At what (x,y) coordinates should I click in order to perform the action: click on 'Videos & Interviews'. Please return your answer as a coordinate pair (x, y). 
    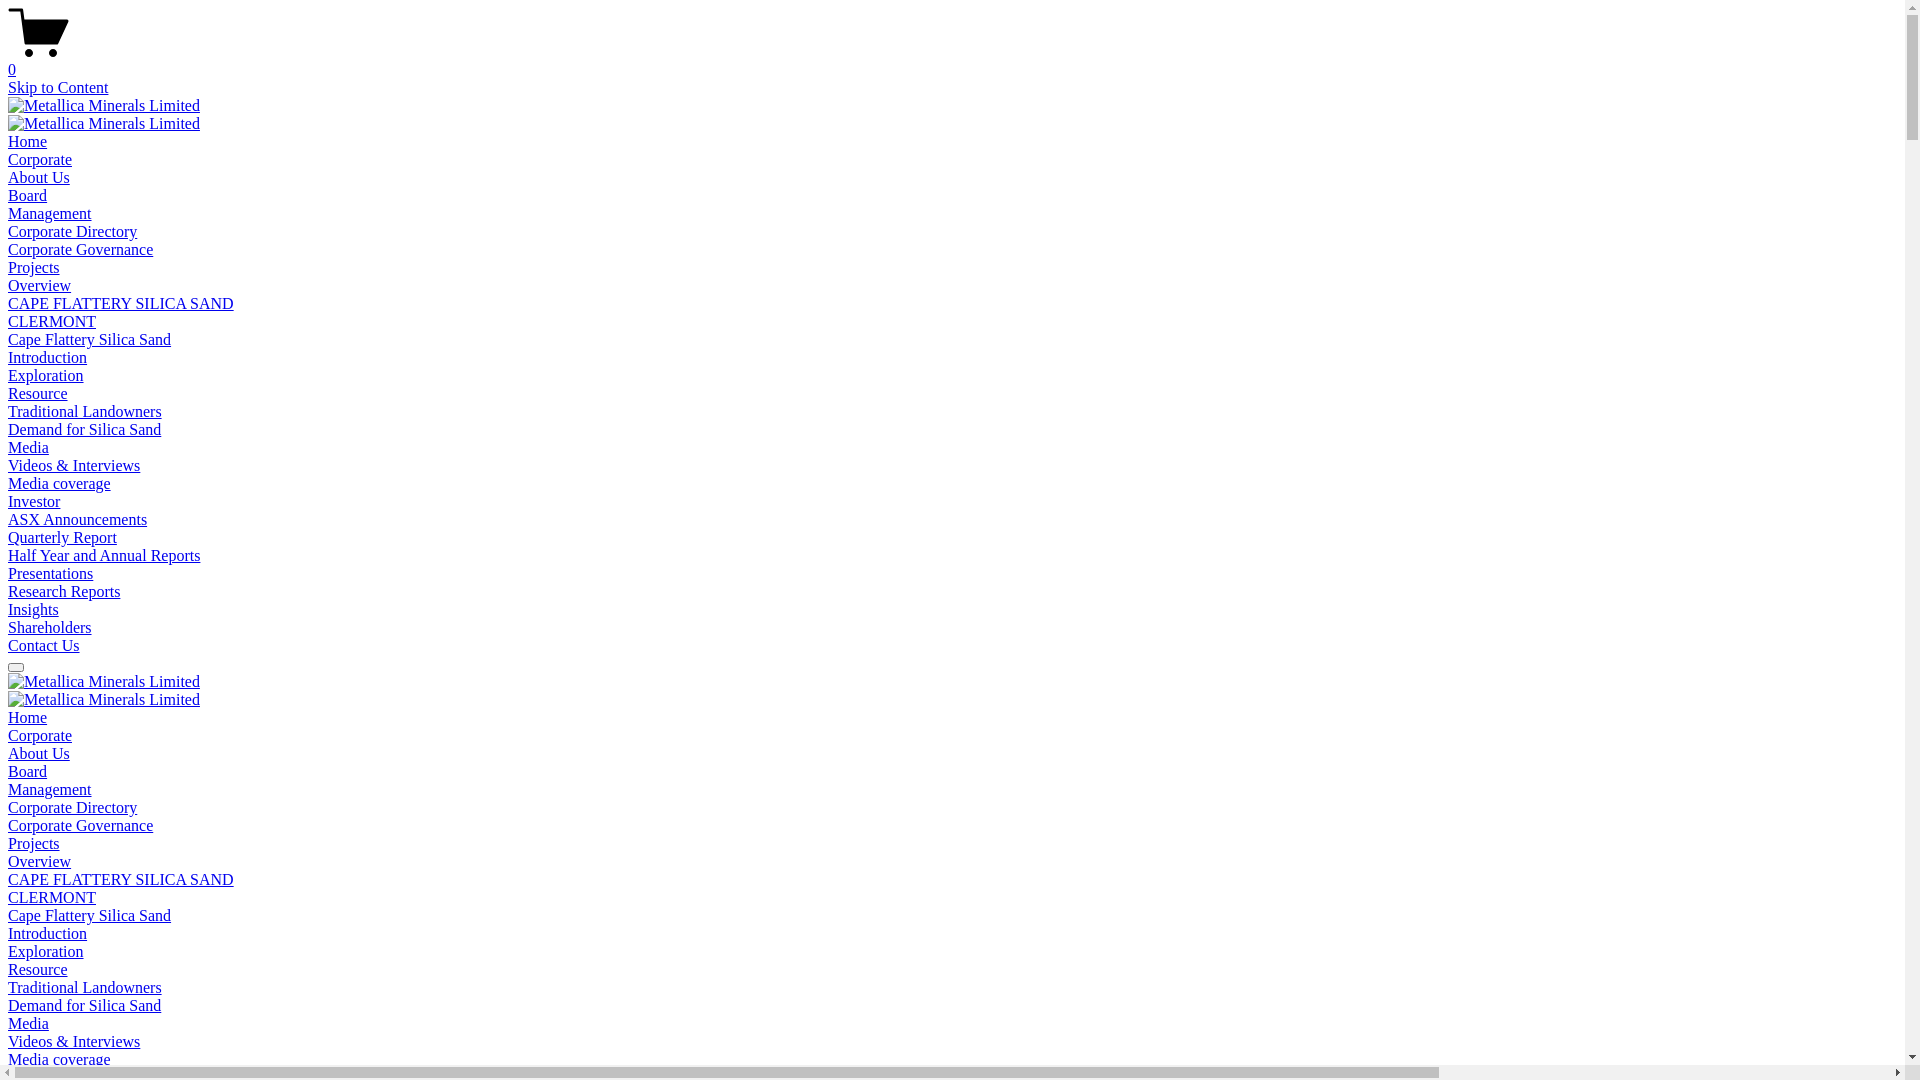
    Looking at the image, I should click on (73, 1040).